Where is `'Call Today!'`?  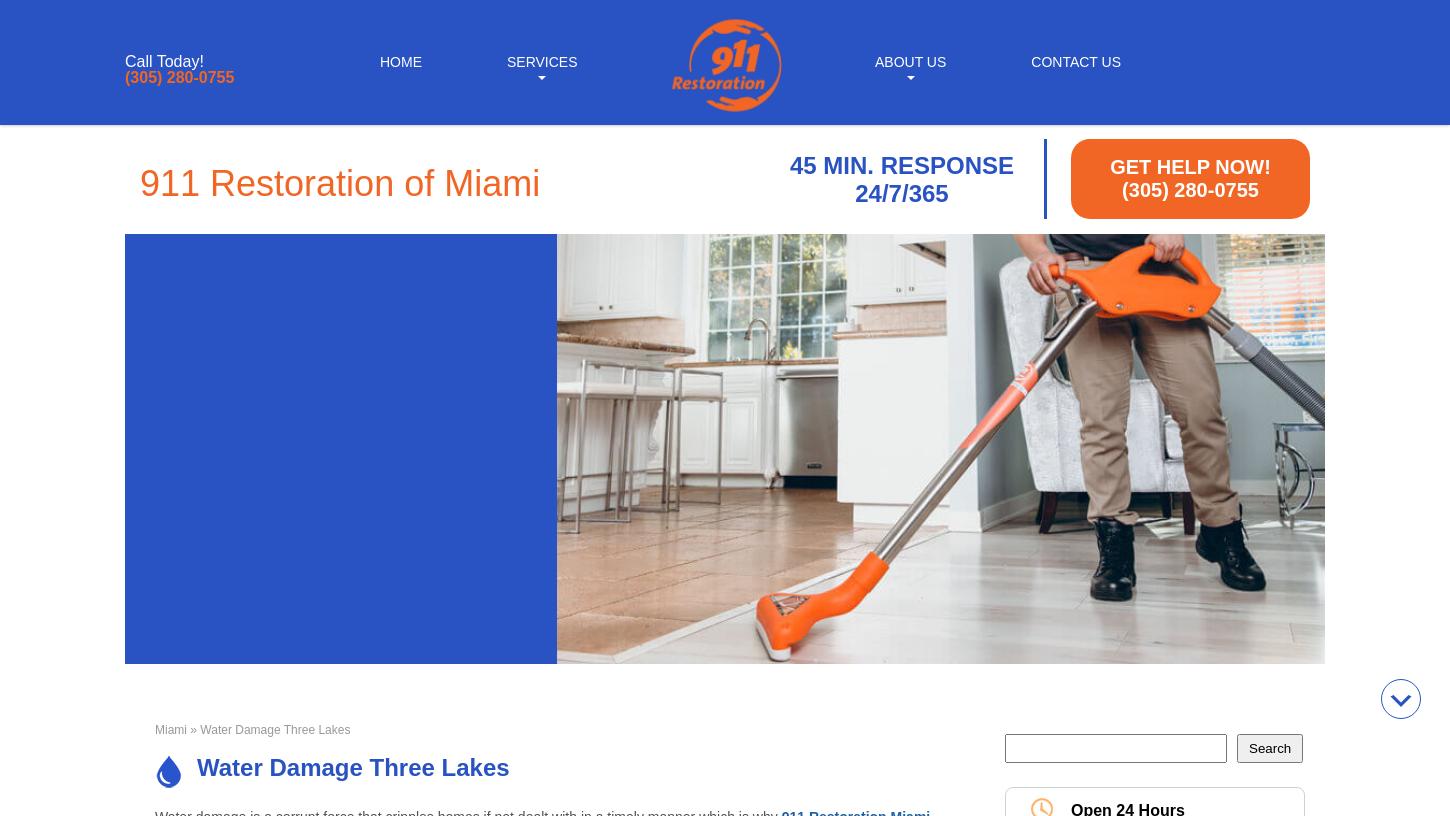 'Call Today!' is located at coordinates (162, 60).